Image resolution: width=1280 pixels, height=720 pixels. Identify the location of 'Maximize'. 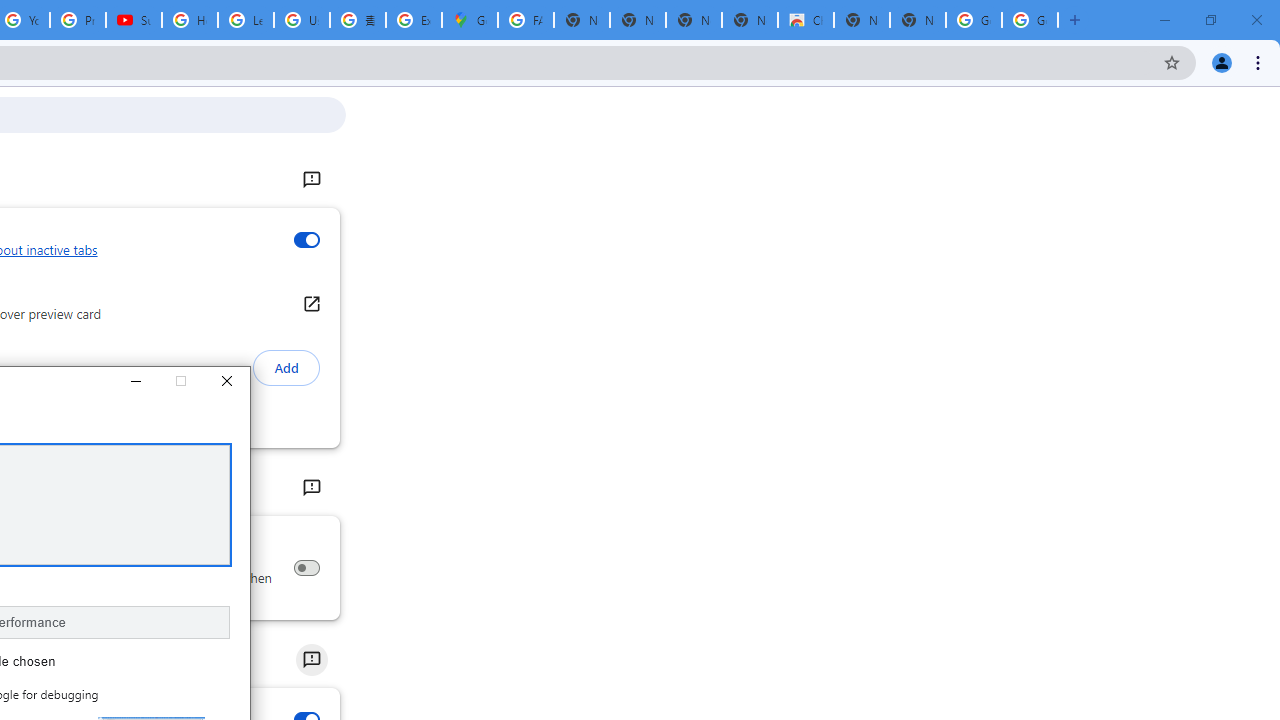
(180, 381).